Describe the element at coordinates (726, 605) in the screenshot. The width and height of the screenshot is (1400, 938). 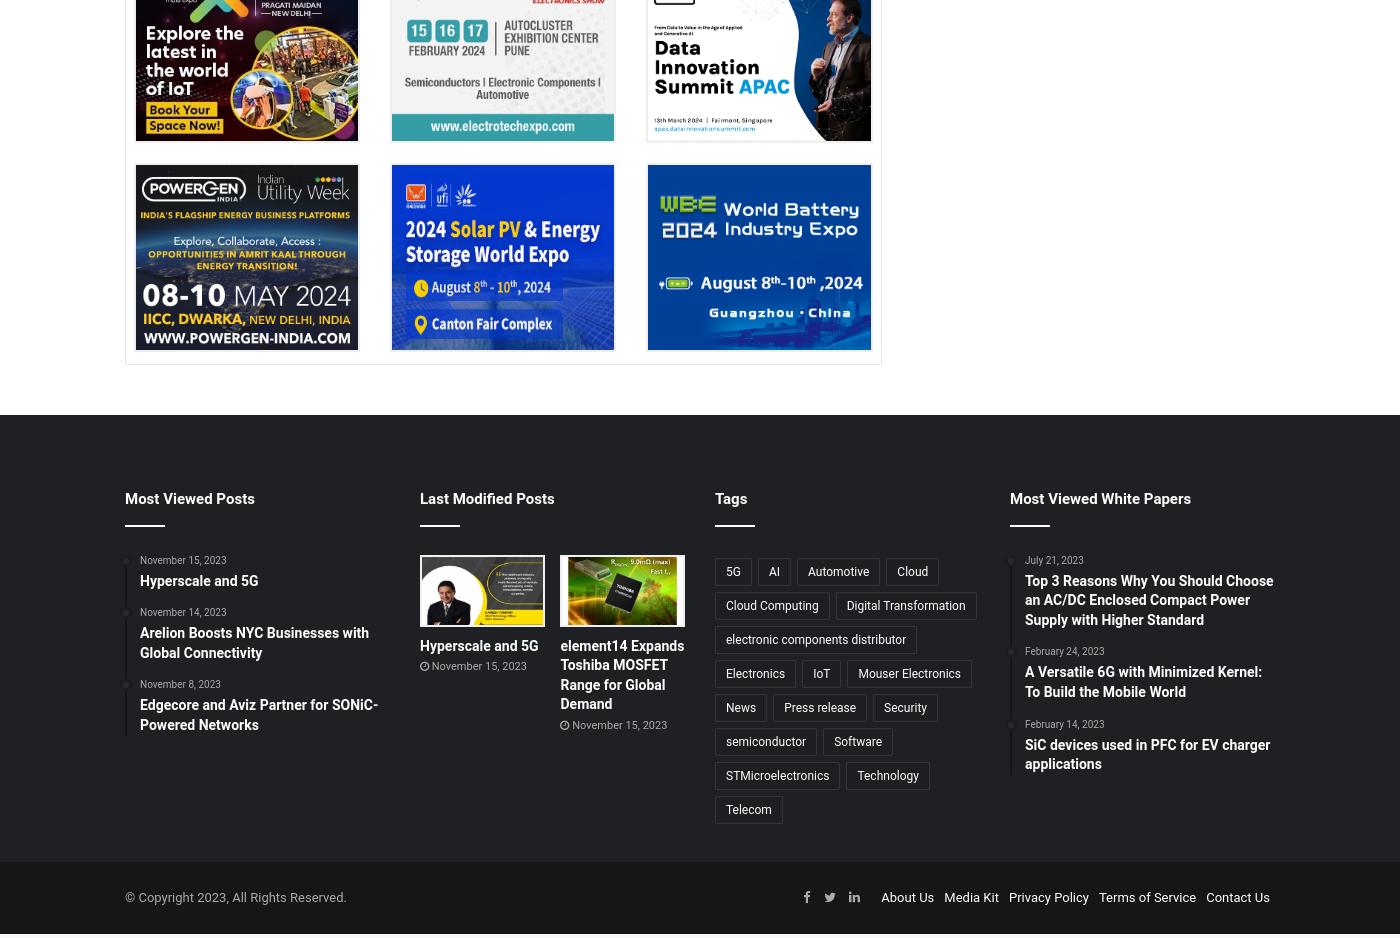
I see `'Cloud Computing'` at that location.